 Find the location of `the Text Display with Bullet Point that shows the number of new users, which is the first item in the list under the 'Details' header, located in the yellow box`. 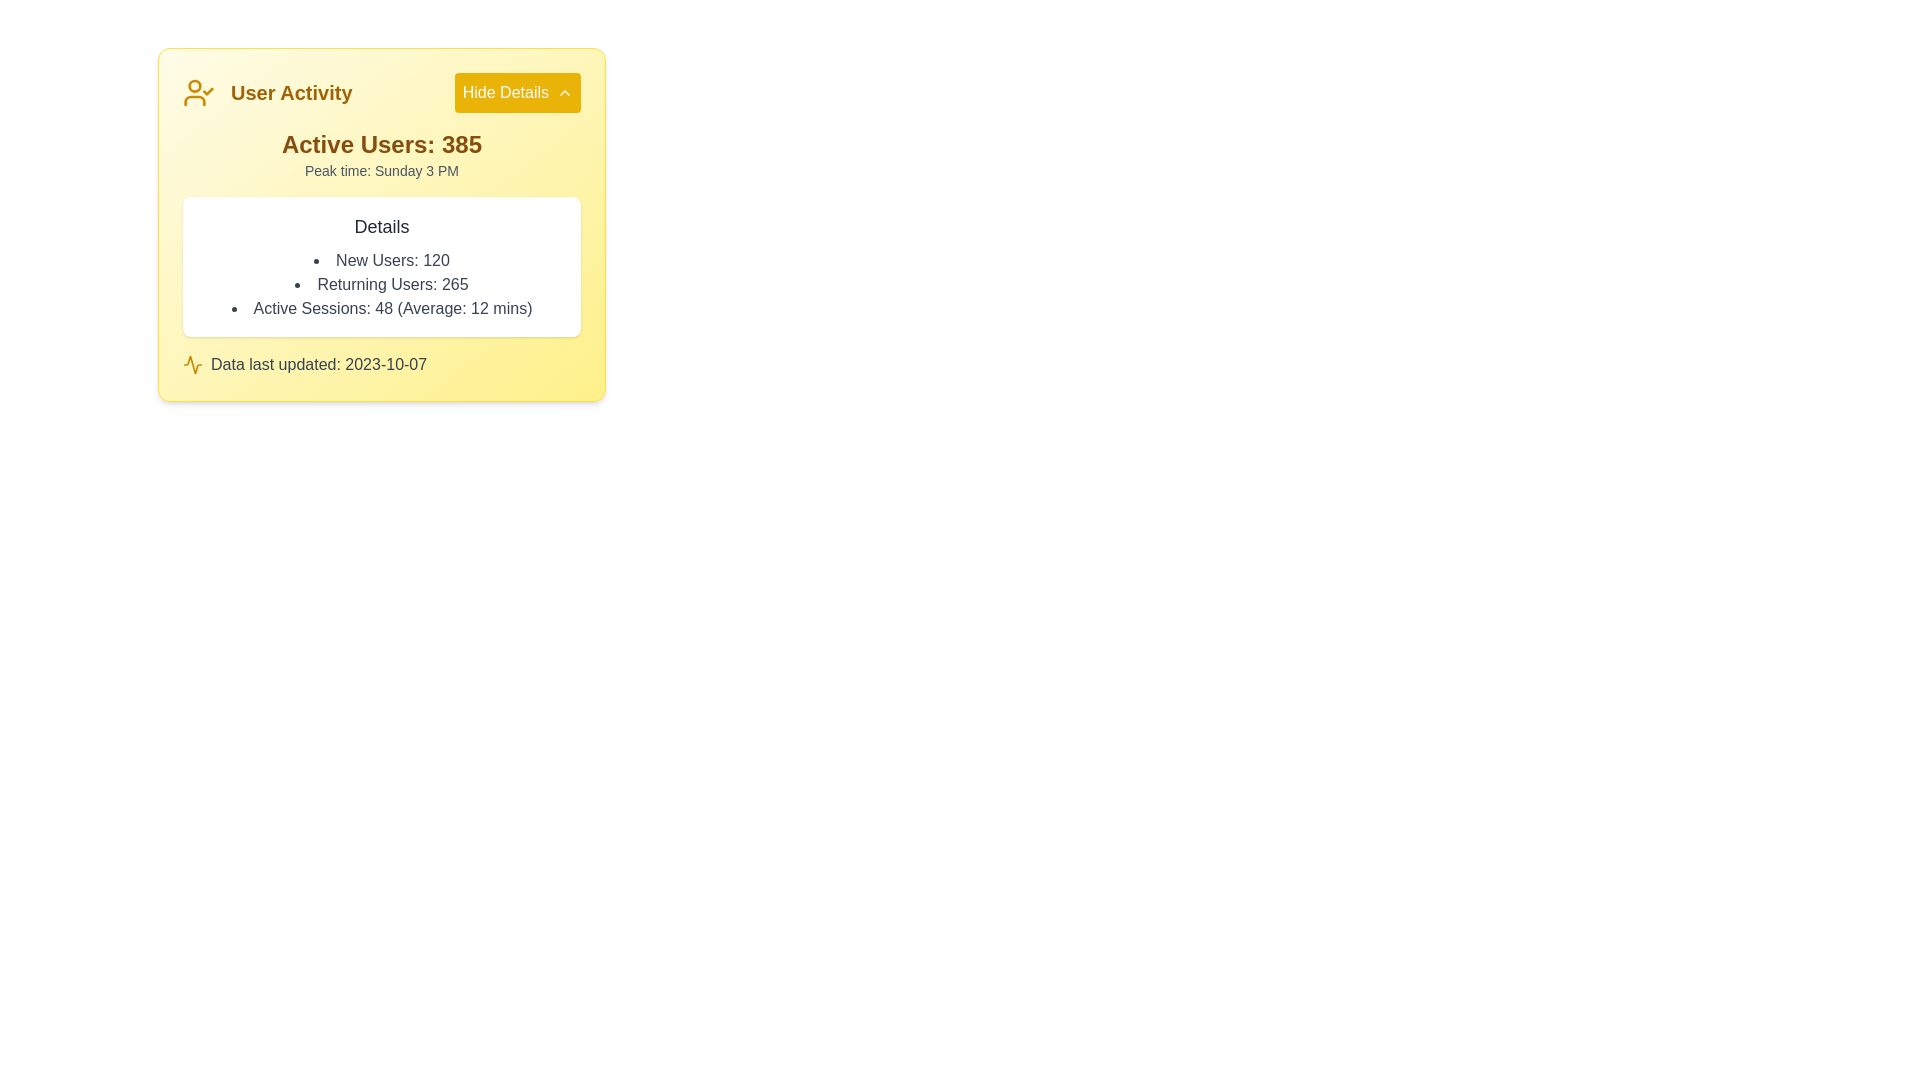

the Text Display with Bullet Point that shows the number of new users, which is the first item in the list under the 'Details' header, located in the yellow box is located at coordinates (382, 260).